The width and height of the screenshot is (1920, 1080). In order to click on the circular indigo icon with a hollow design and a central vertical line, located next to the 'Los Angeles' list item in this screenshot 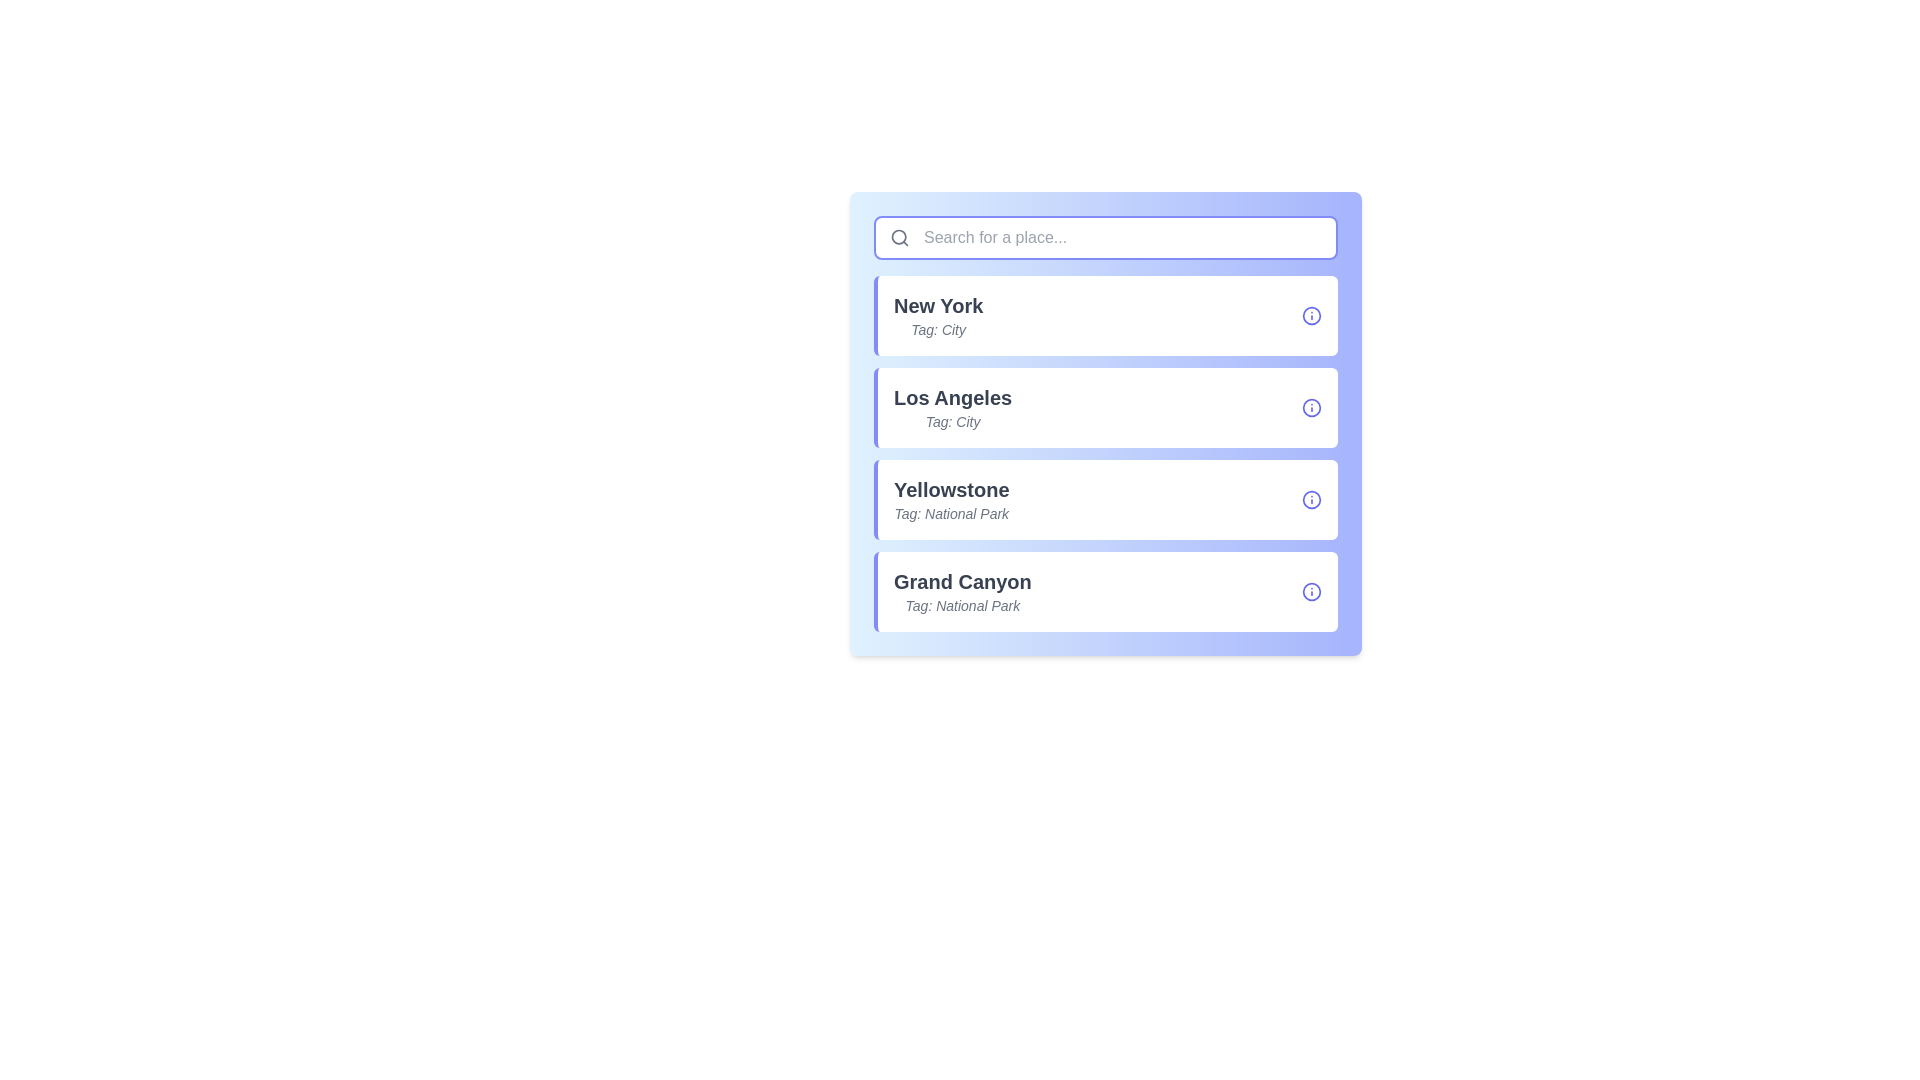, I will do `click(1311, 407)`.